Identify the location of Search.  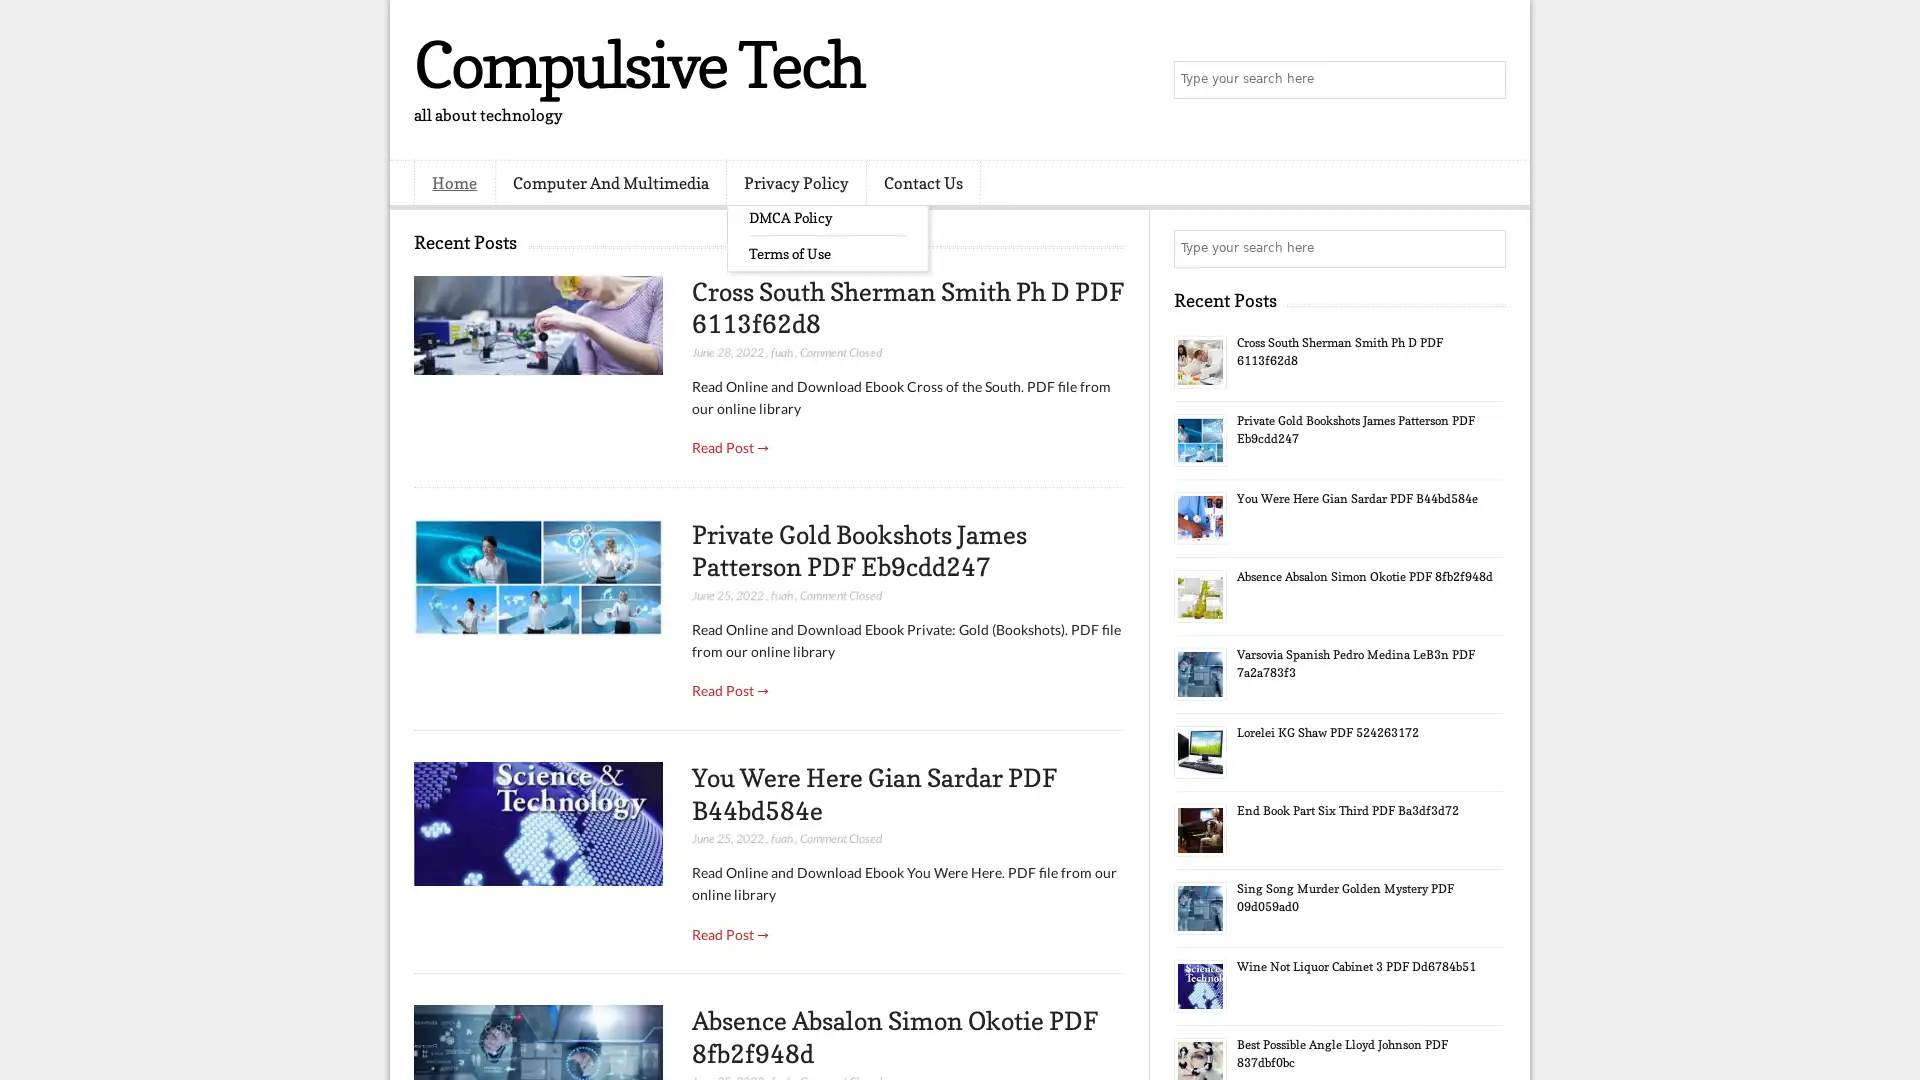
(1485, 248).